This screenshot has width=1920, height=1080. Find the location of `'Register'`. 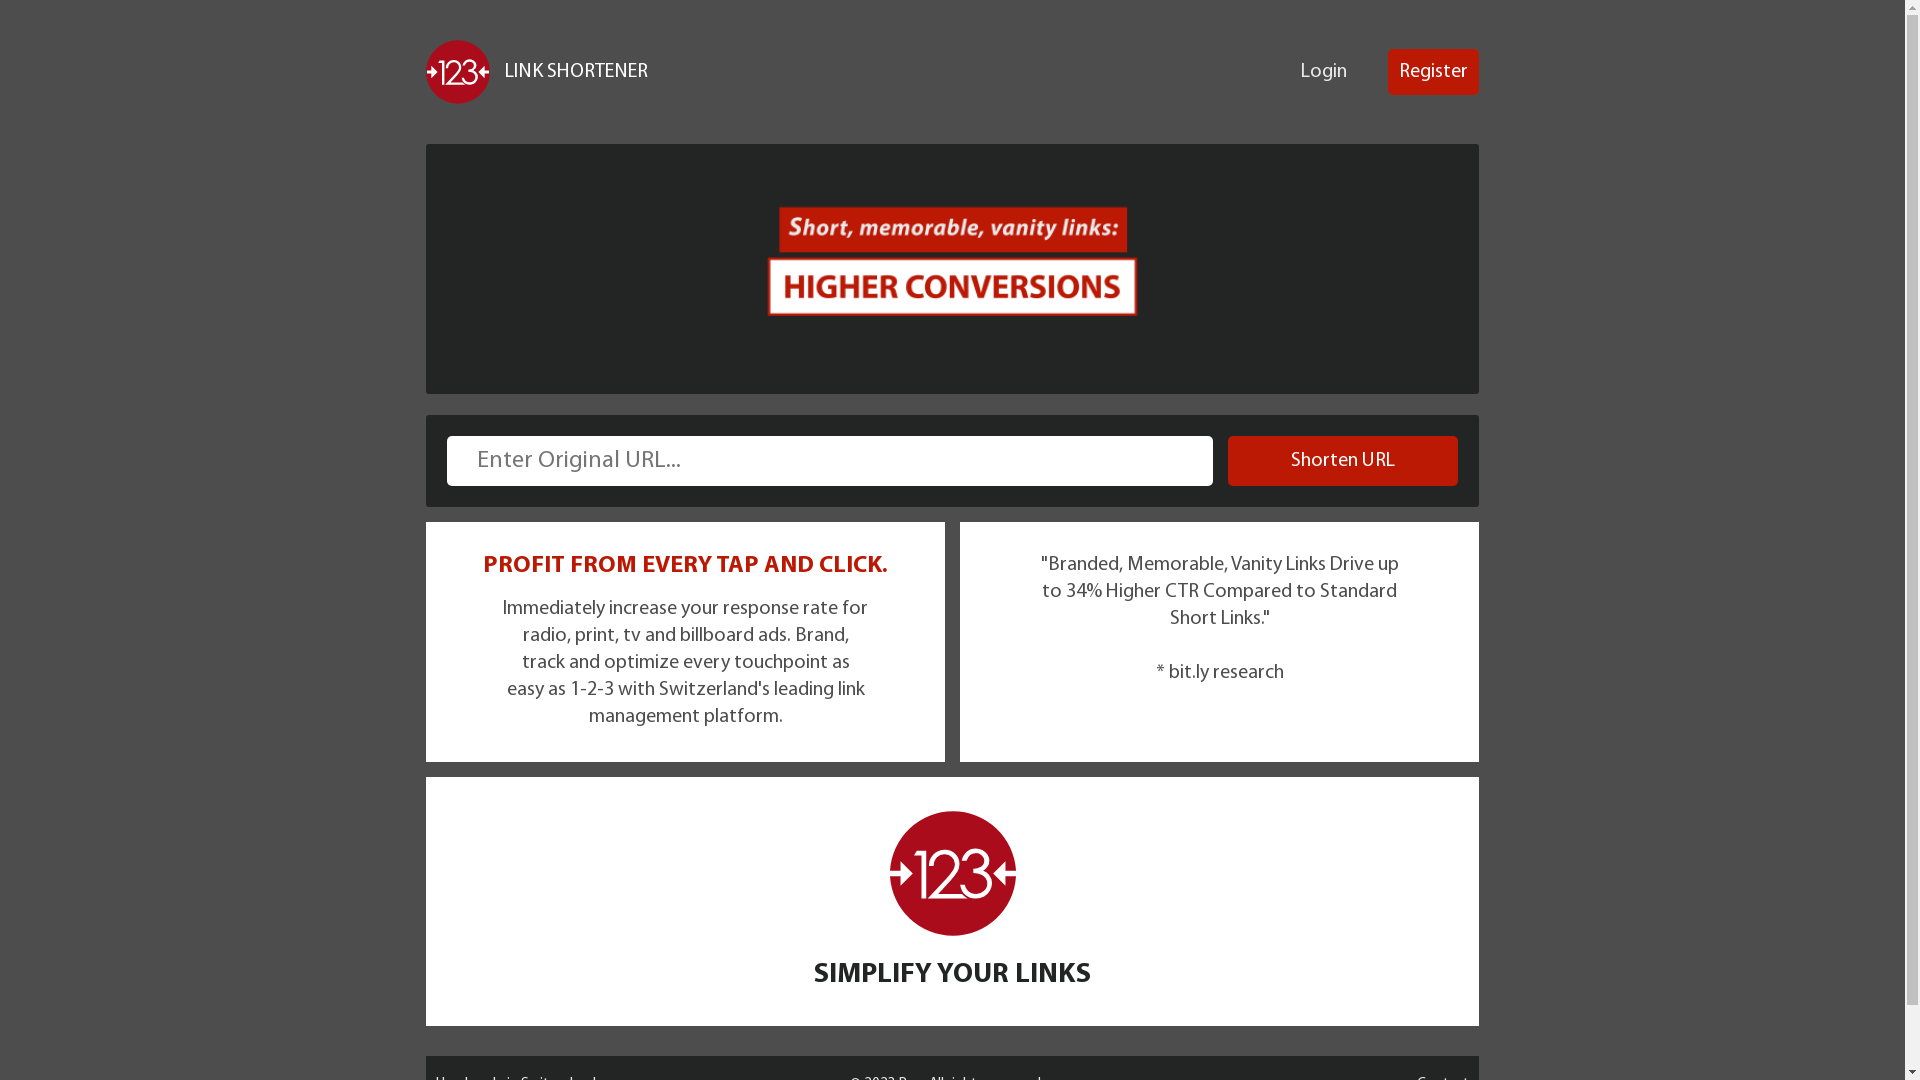

'Register' is located at coordinates (1386, 71).